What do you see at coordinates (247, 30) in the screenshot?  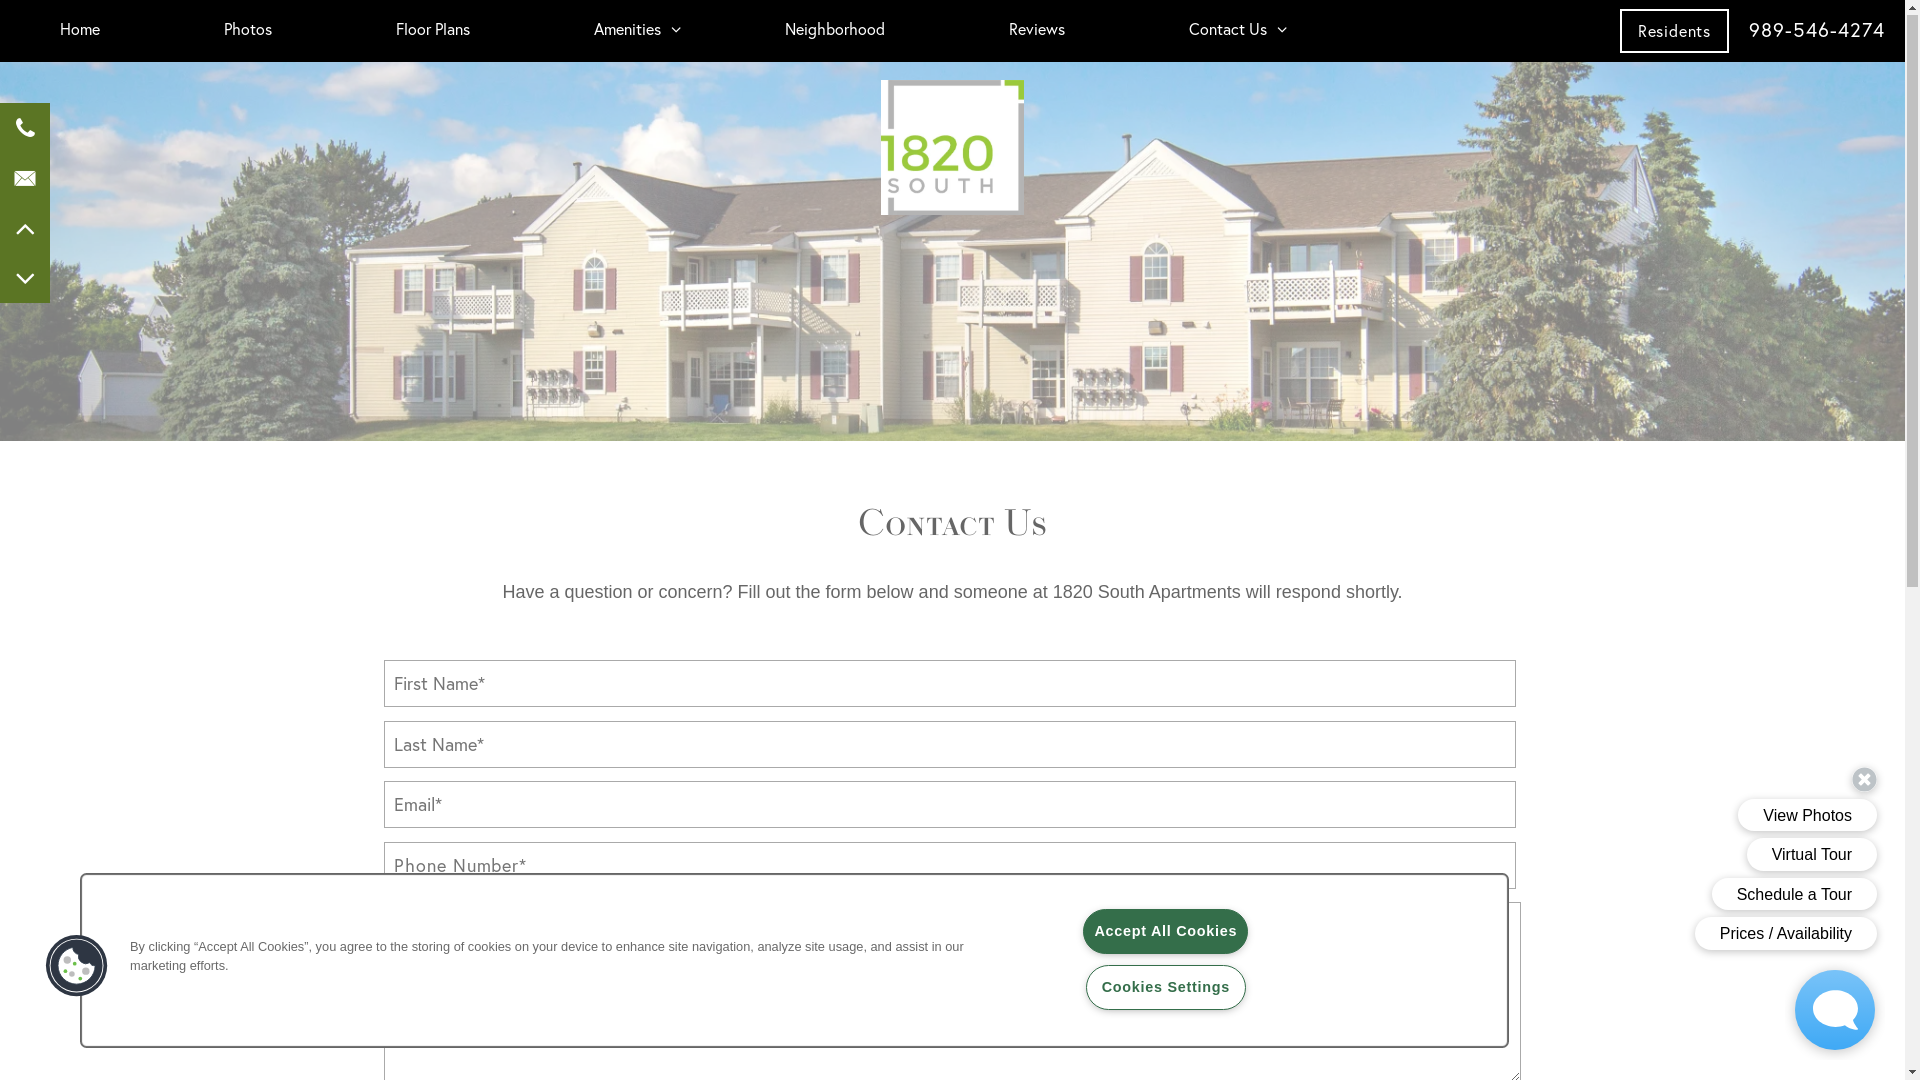 I see `'Photos'` at bounding box center [247, 30].